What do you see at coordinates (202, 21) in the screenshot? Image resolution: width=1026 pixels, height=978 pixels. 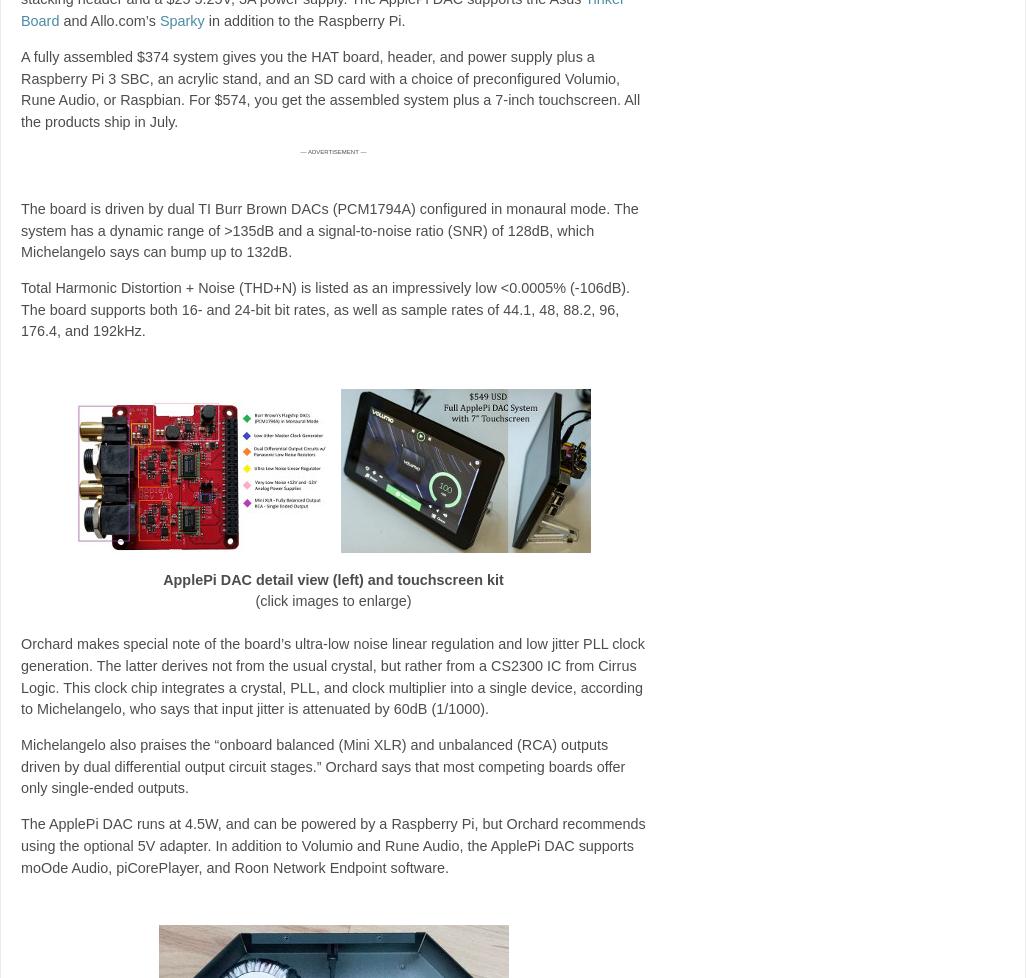 I see `'in addition to the Raspberry Pi.'` at bounding box center [202, 21].